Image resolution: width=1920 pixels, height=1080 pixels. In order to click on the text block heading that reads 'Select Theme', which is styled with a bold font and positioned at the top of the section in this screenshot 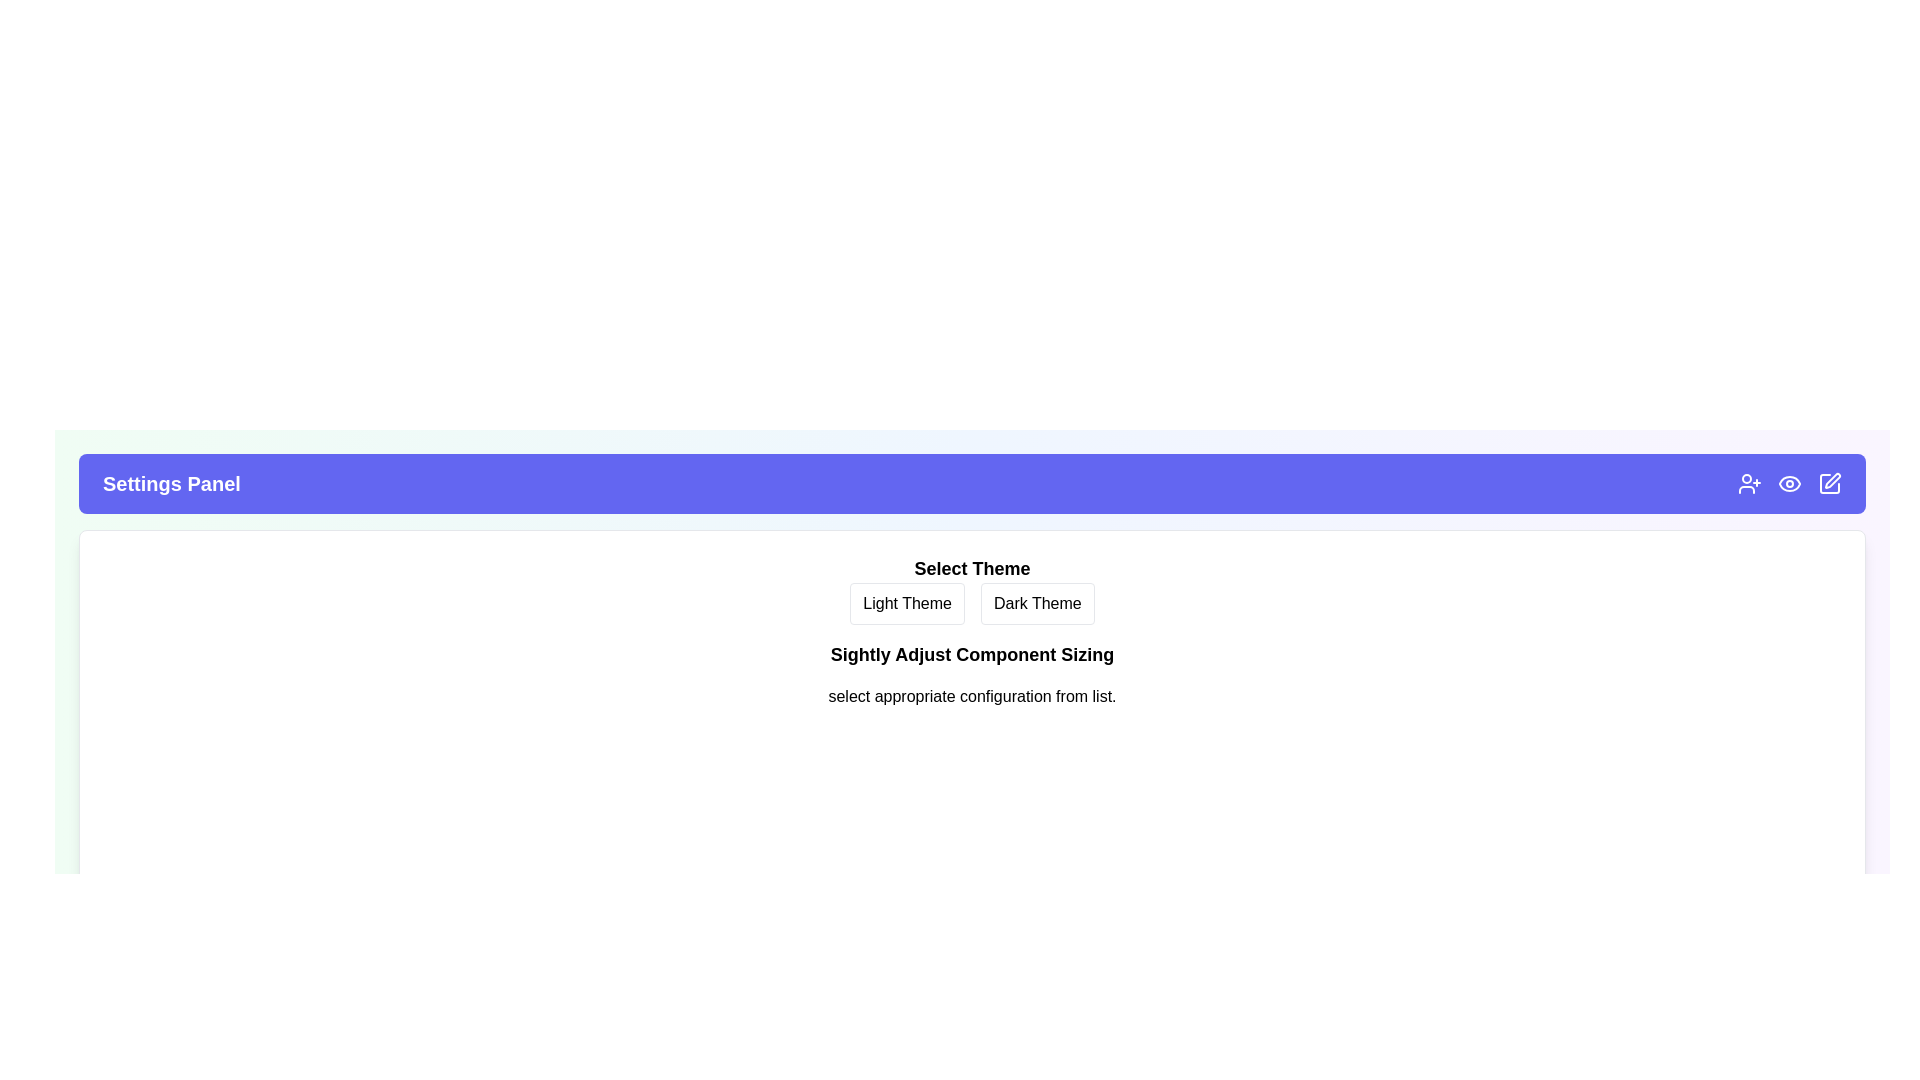, I will do `click(972, 569)`.